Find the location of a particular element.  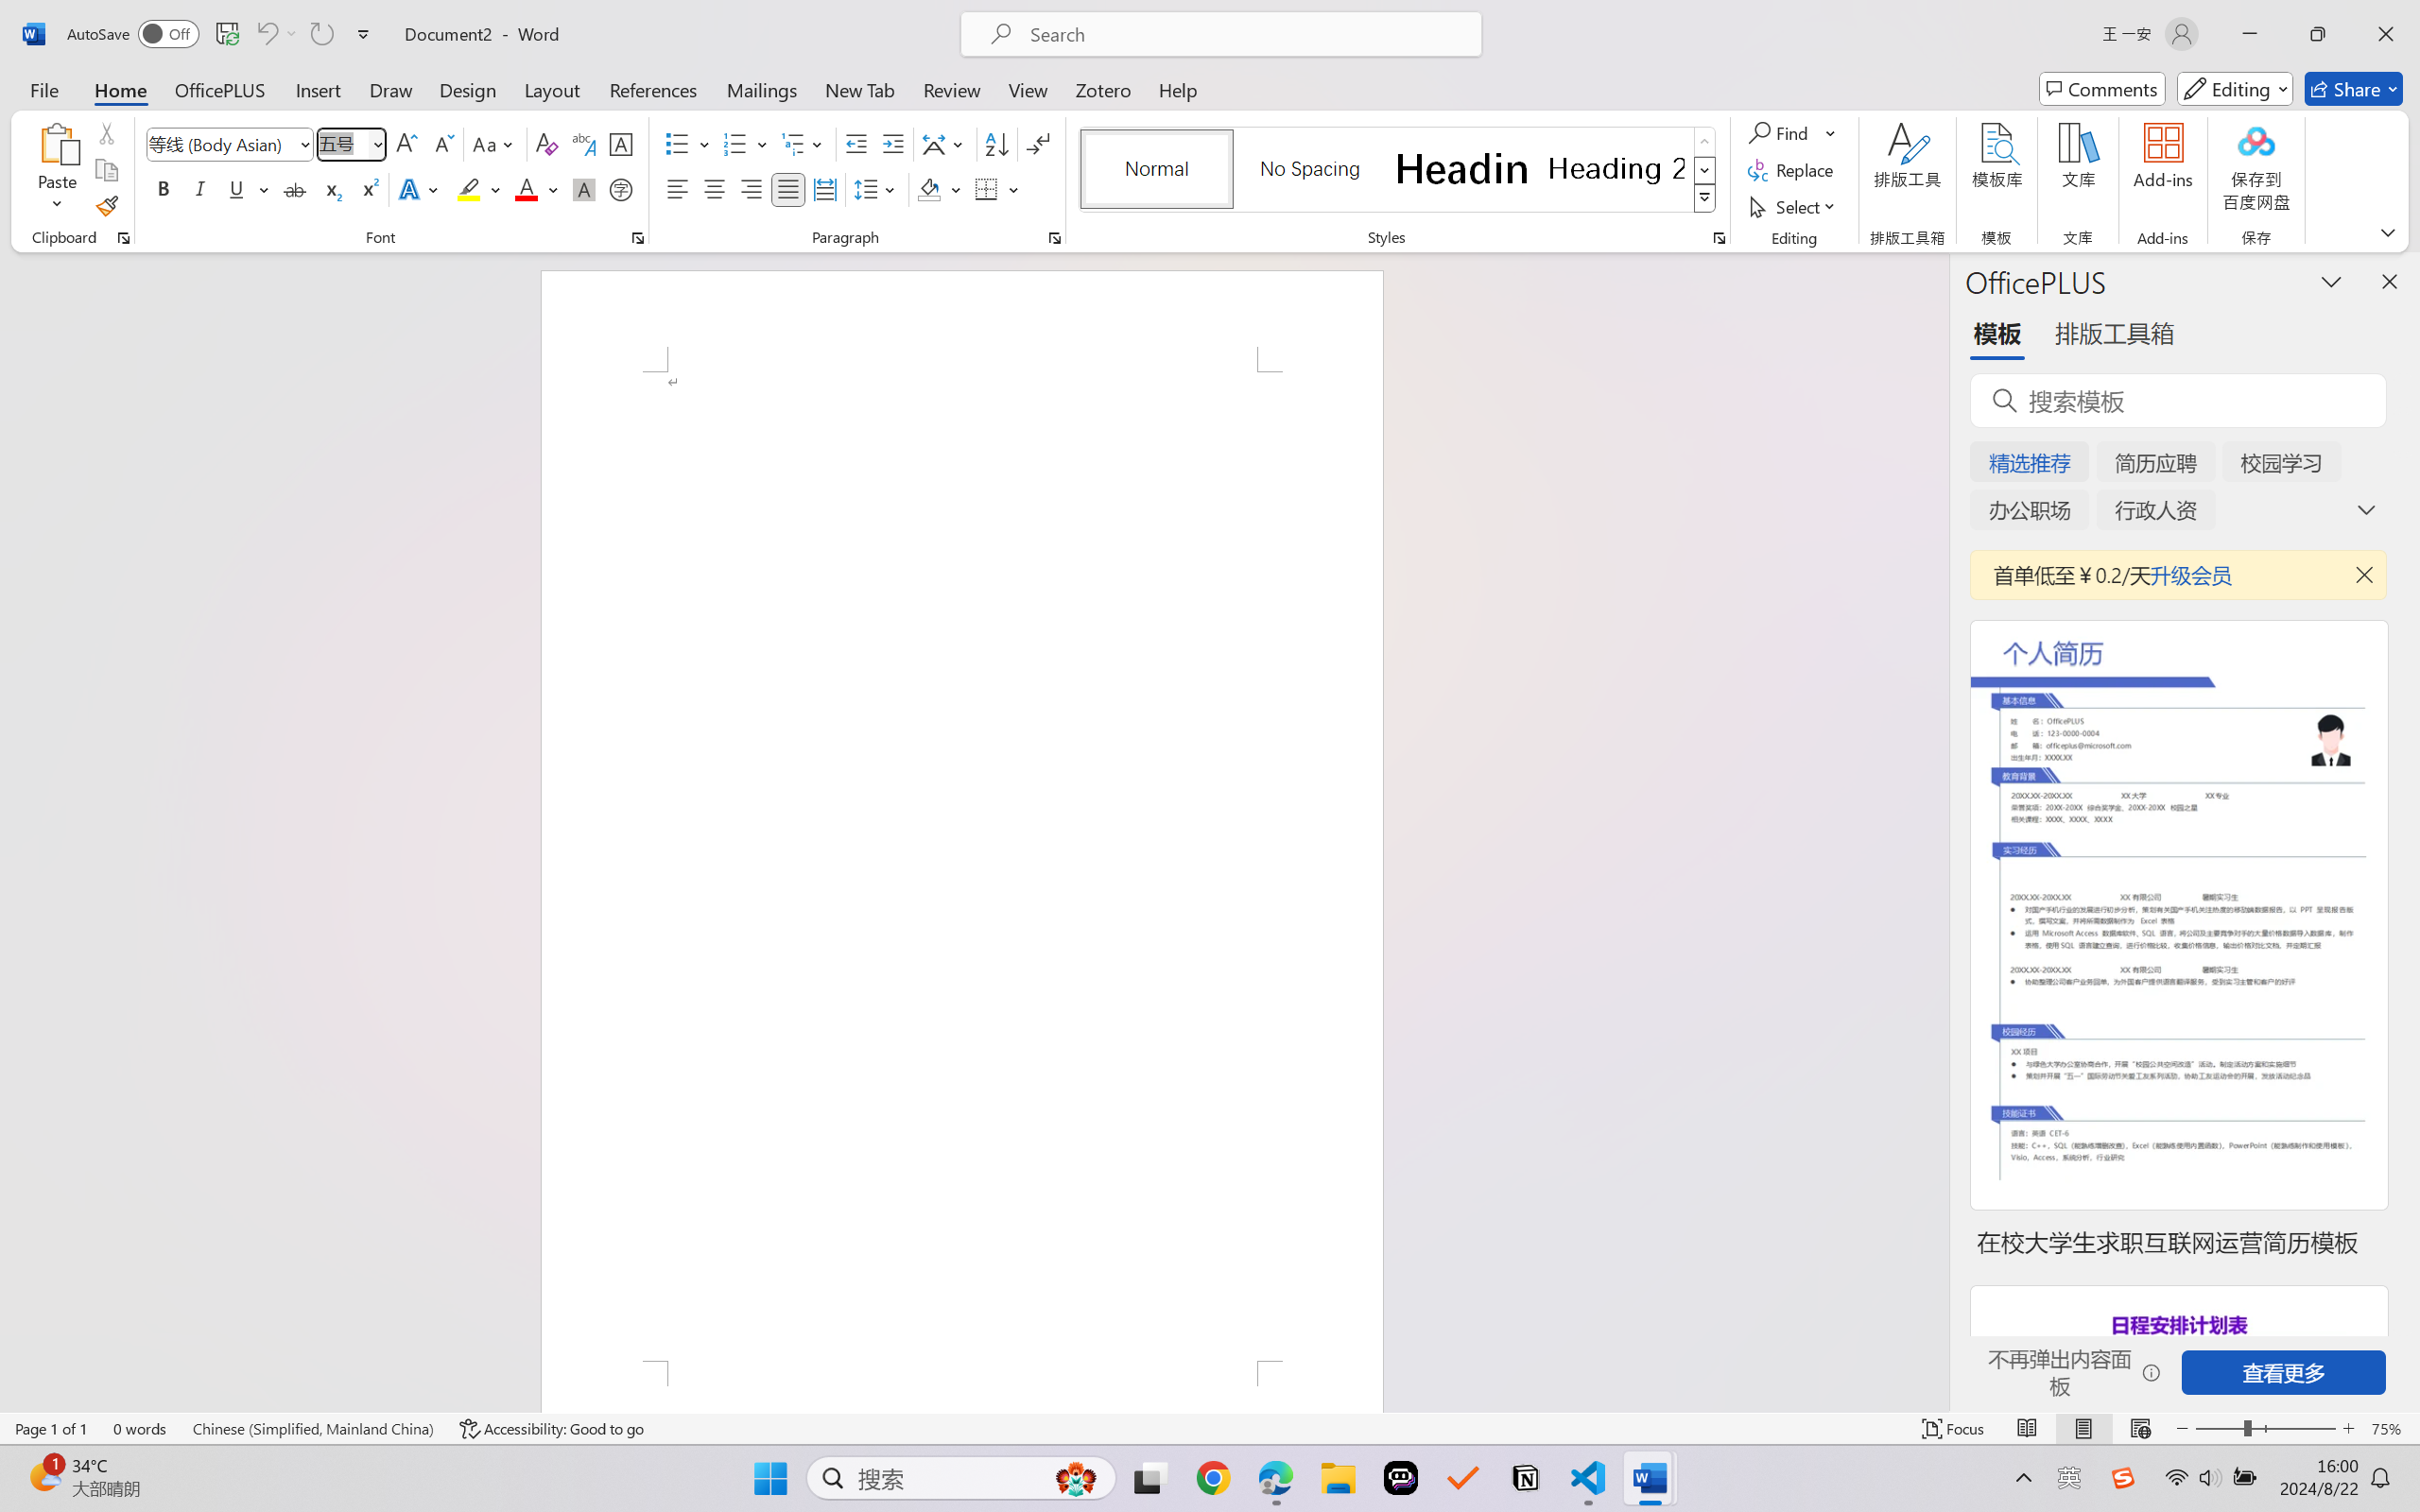

'Close' is located at coordinates (2385, 33).